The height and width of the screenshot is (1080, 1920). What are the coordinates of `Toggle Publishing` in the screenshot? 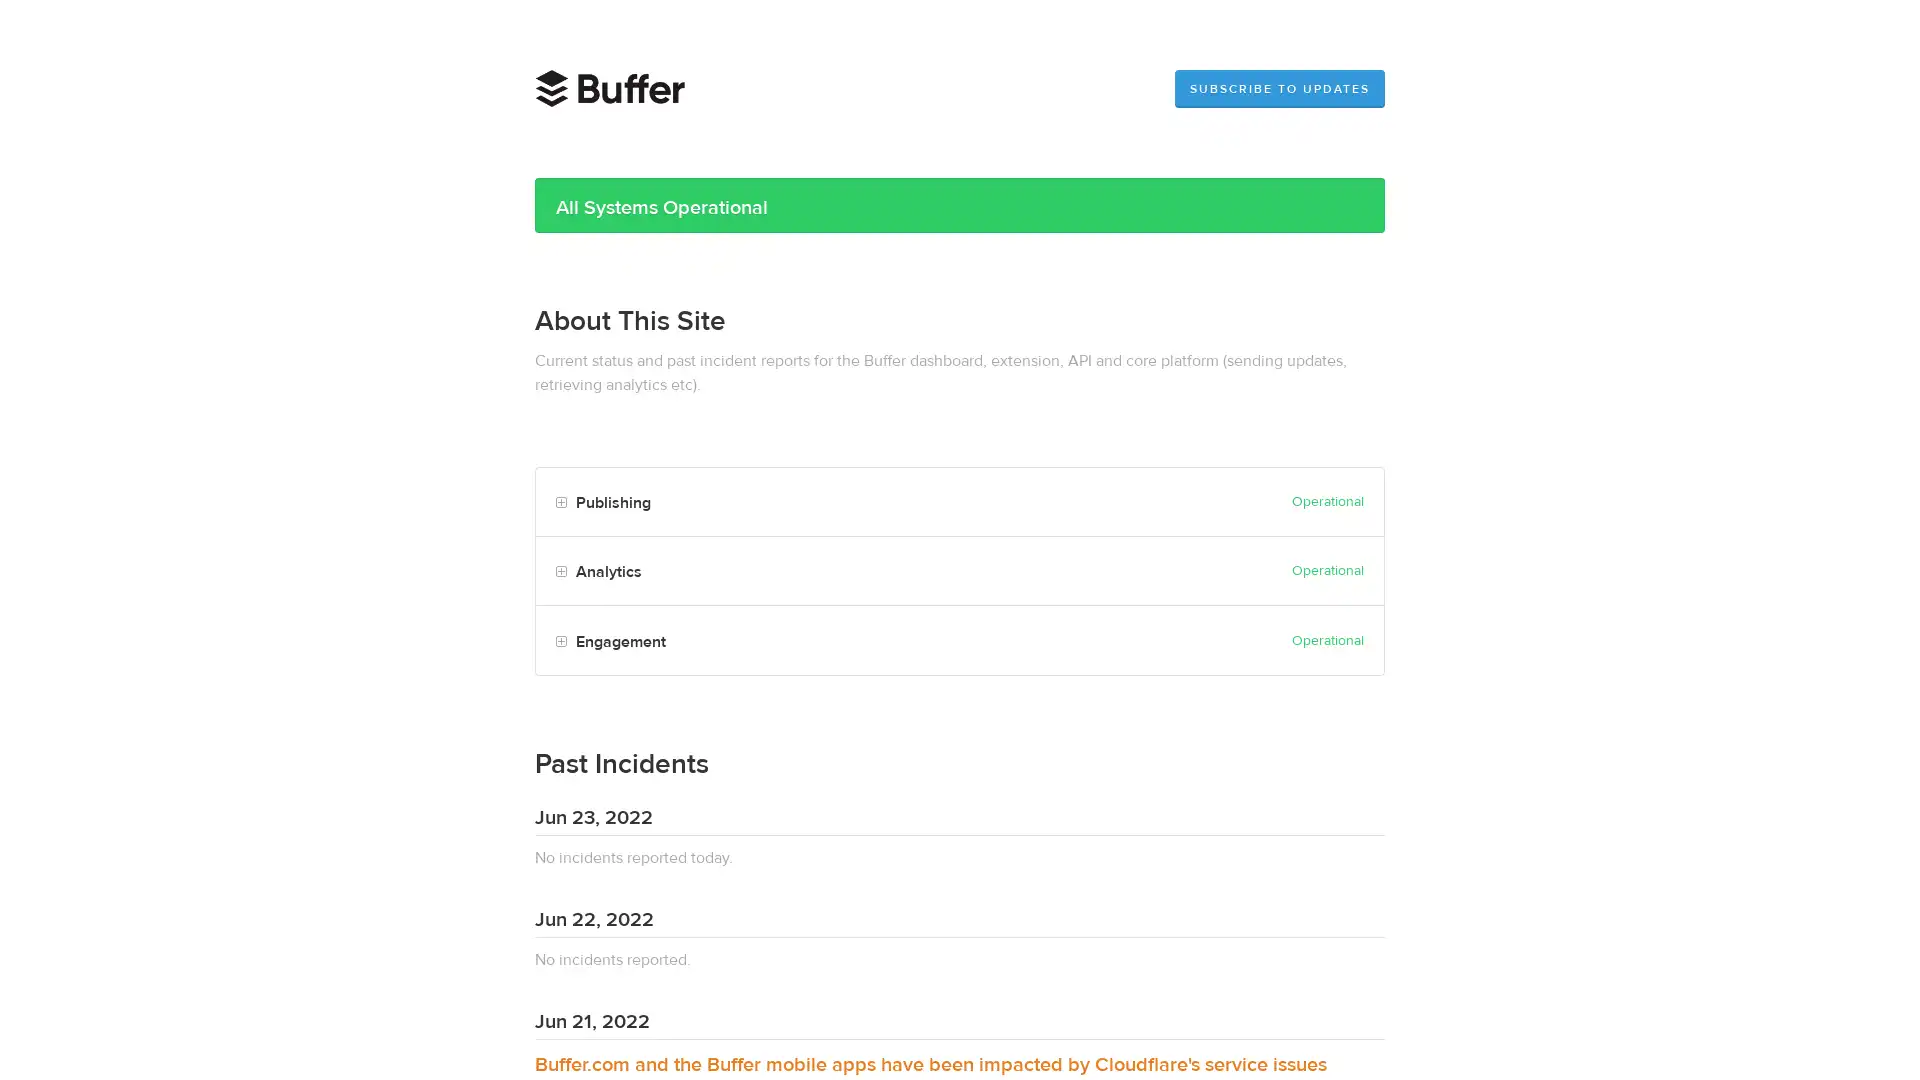 It's located at (560, 502).